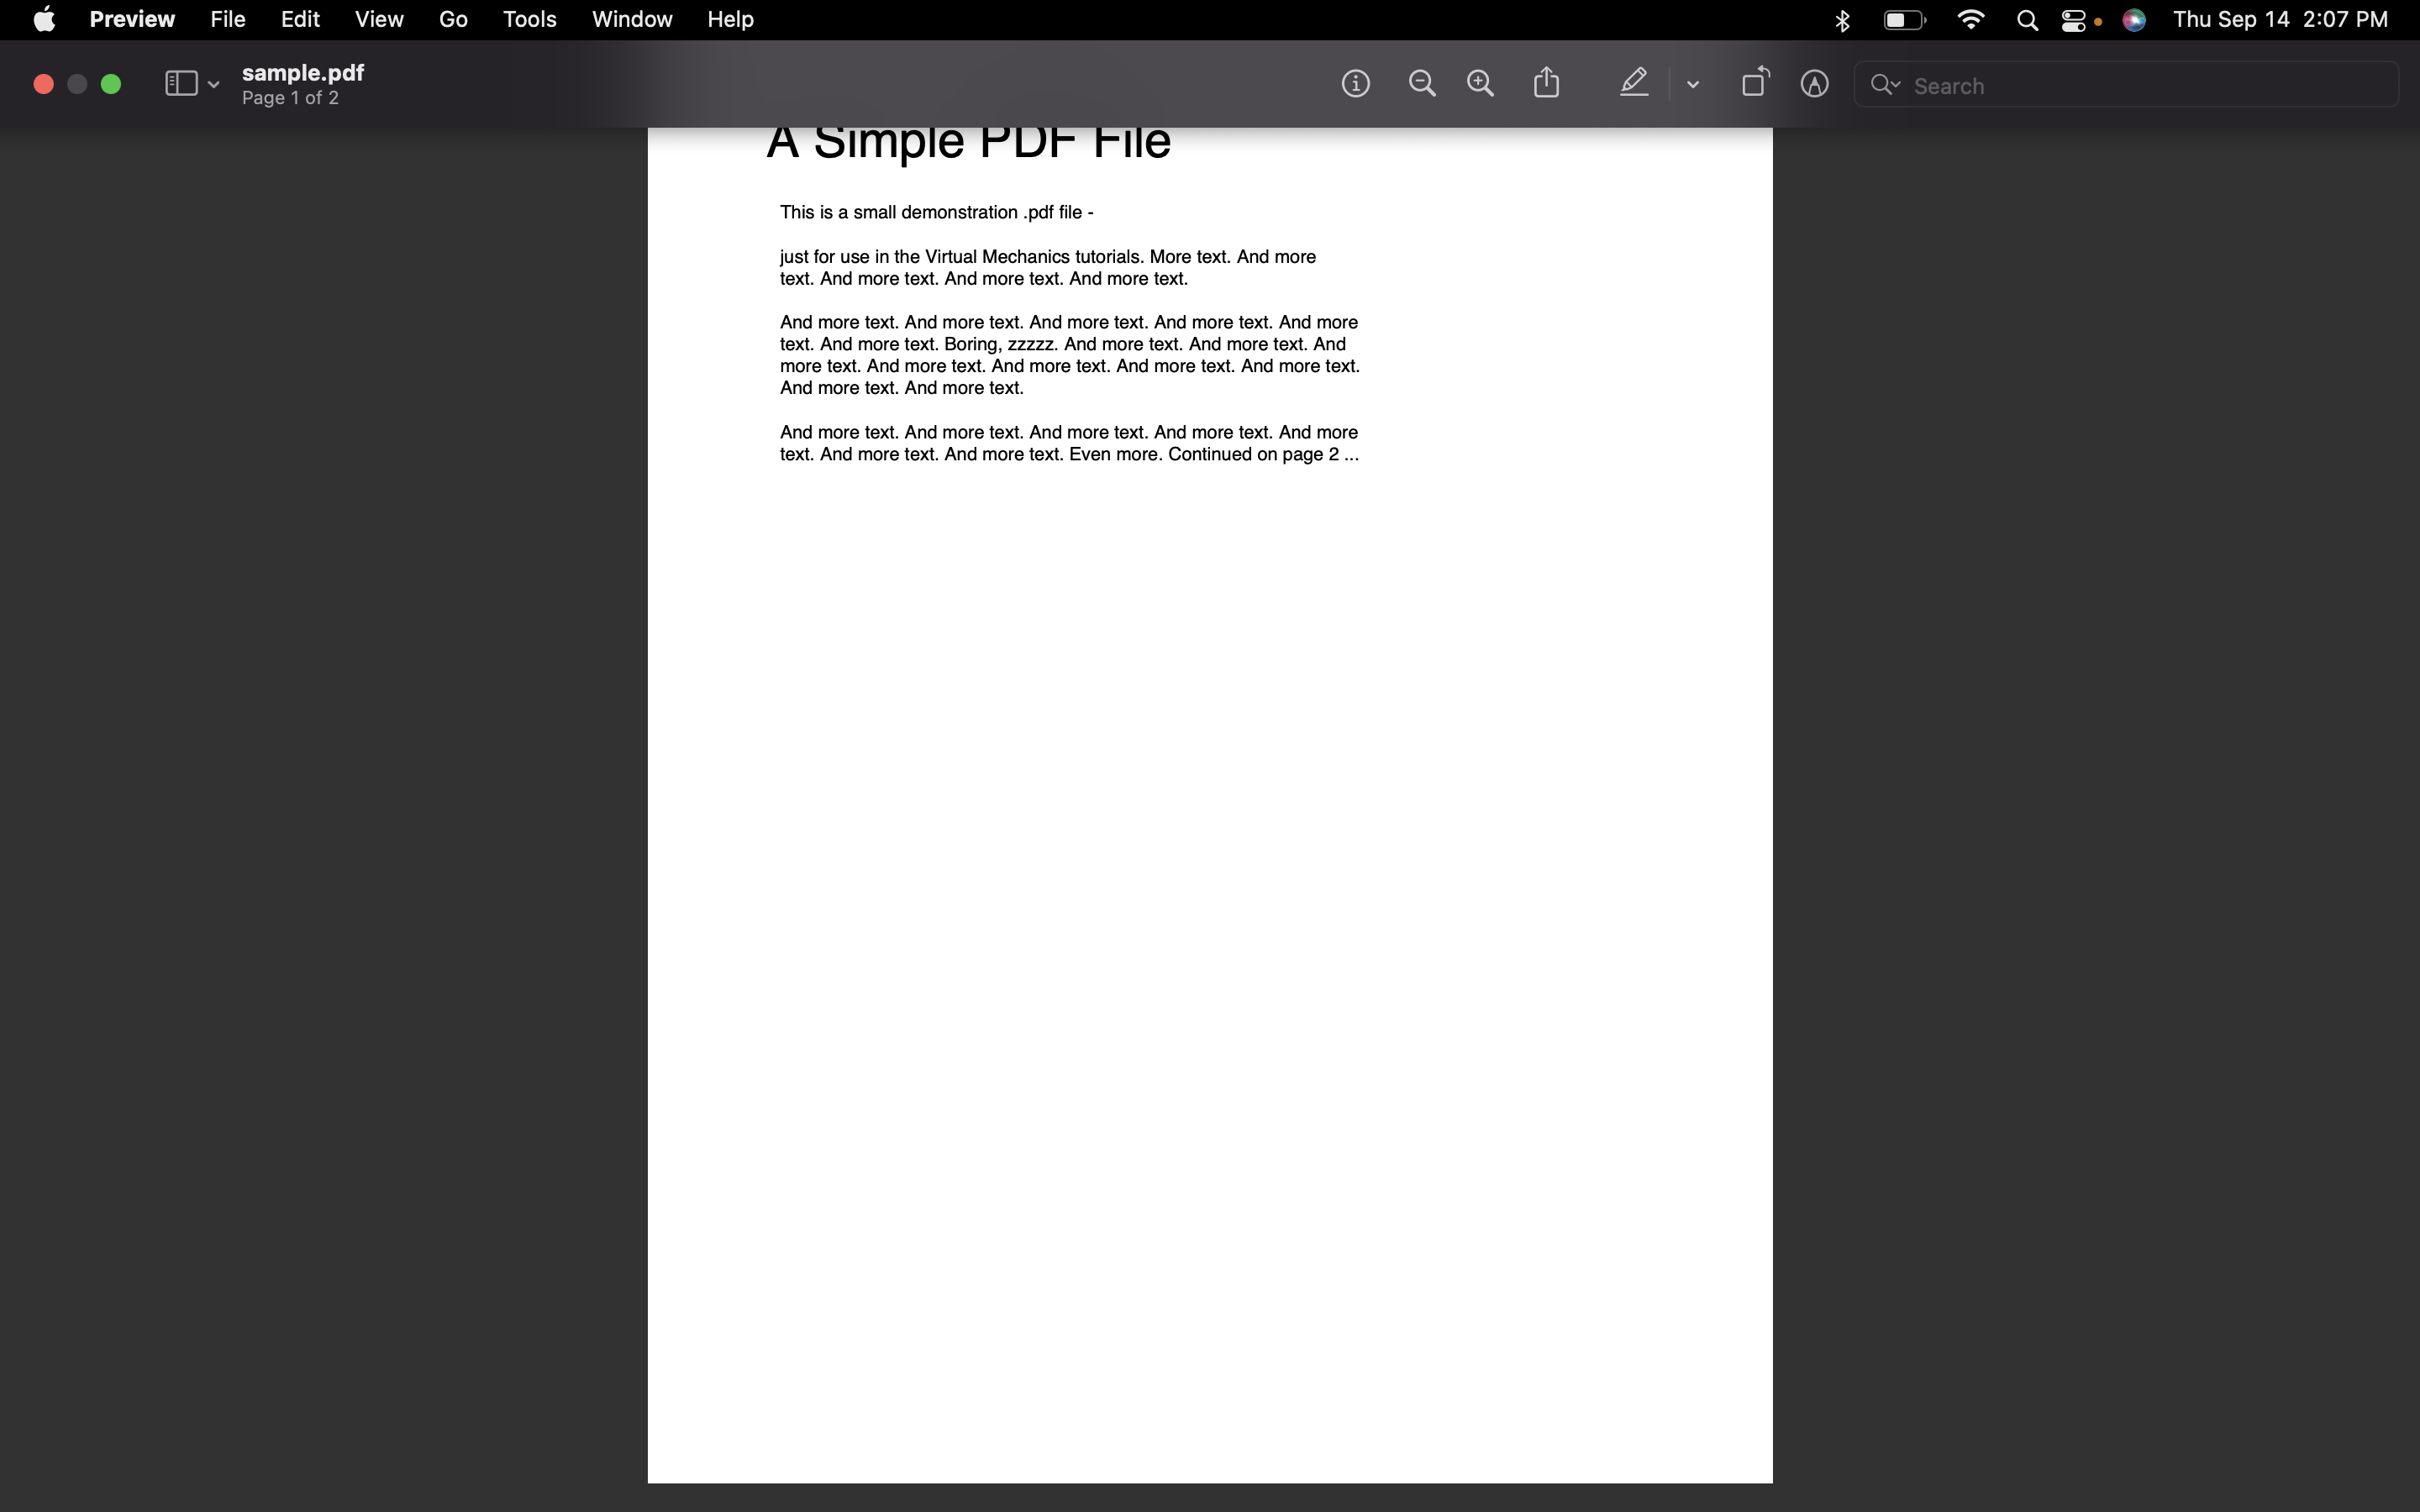 Image resolution: width=2420 pixels, height=1512 pixels. What do you see at coordinates (2128, 86) in the screenshot?
I see `the search area` at bounding box center [2128, 86].